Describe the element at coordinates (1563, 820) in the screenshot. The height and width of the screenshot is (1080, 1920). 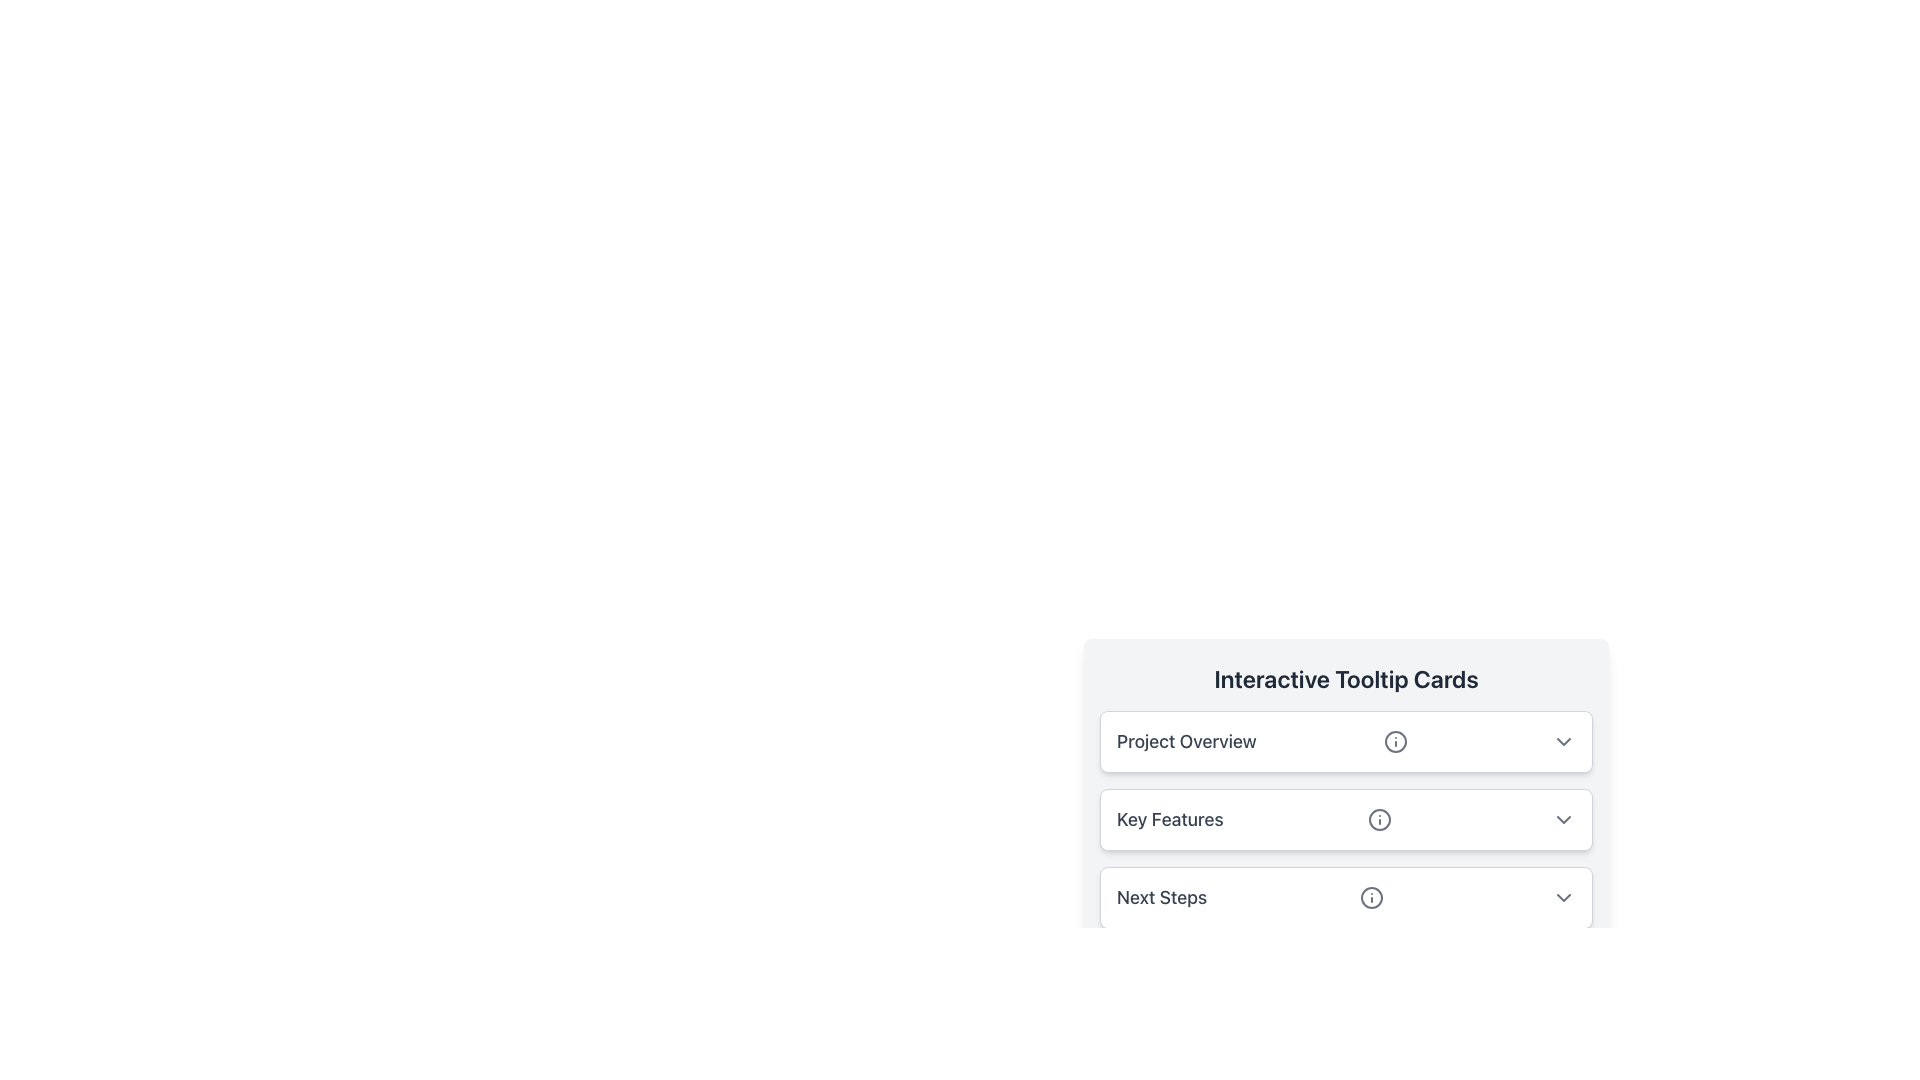
I see `the Dropdown Toggle Button located at the far right of the 'Key Features' section header in the 'Interactive Tooltip Cards' panel` at that location.